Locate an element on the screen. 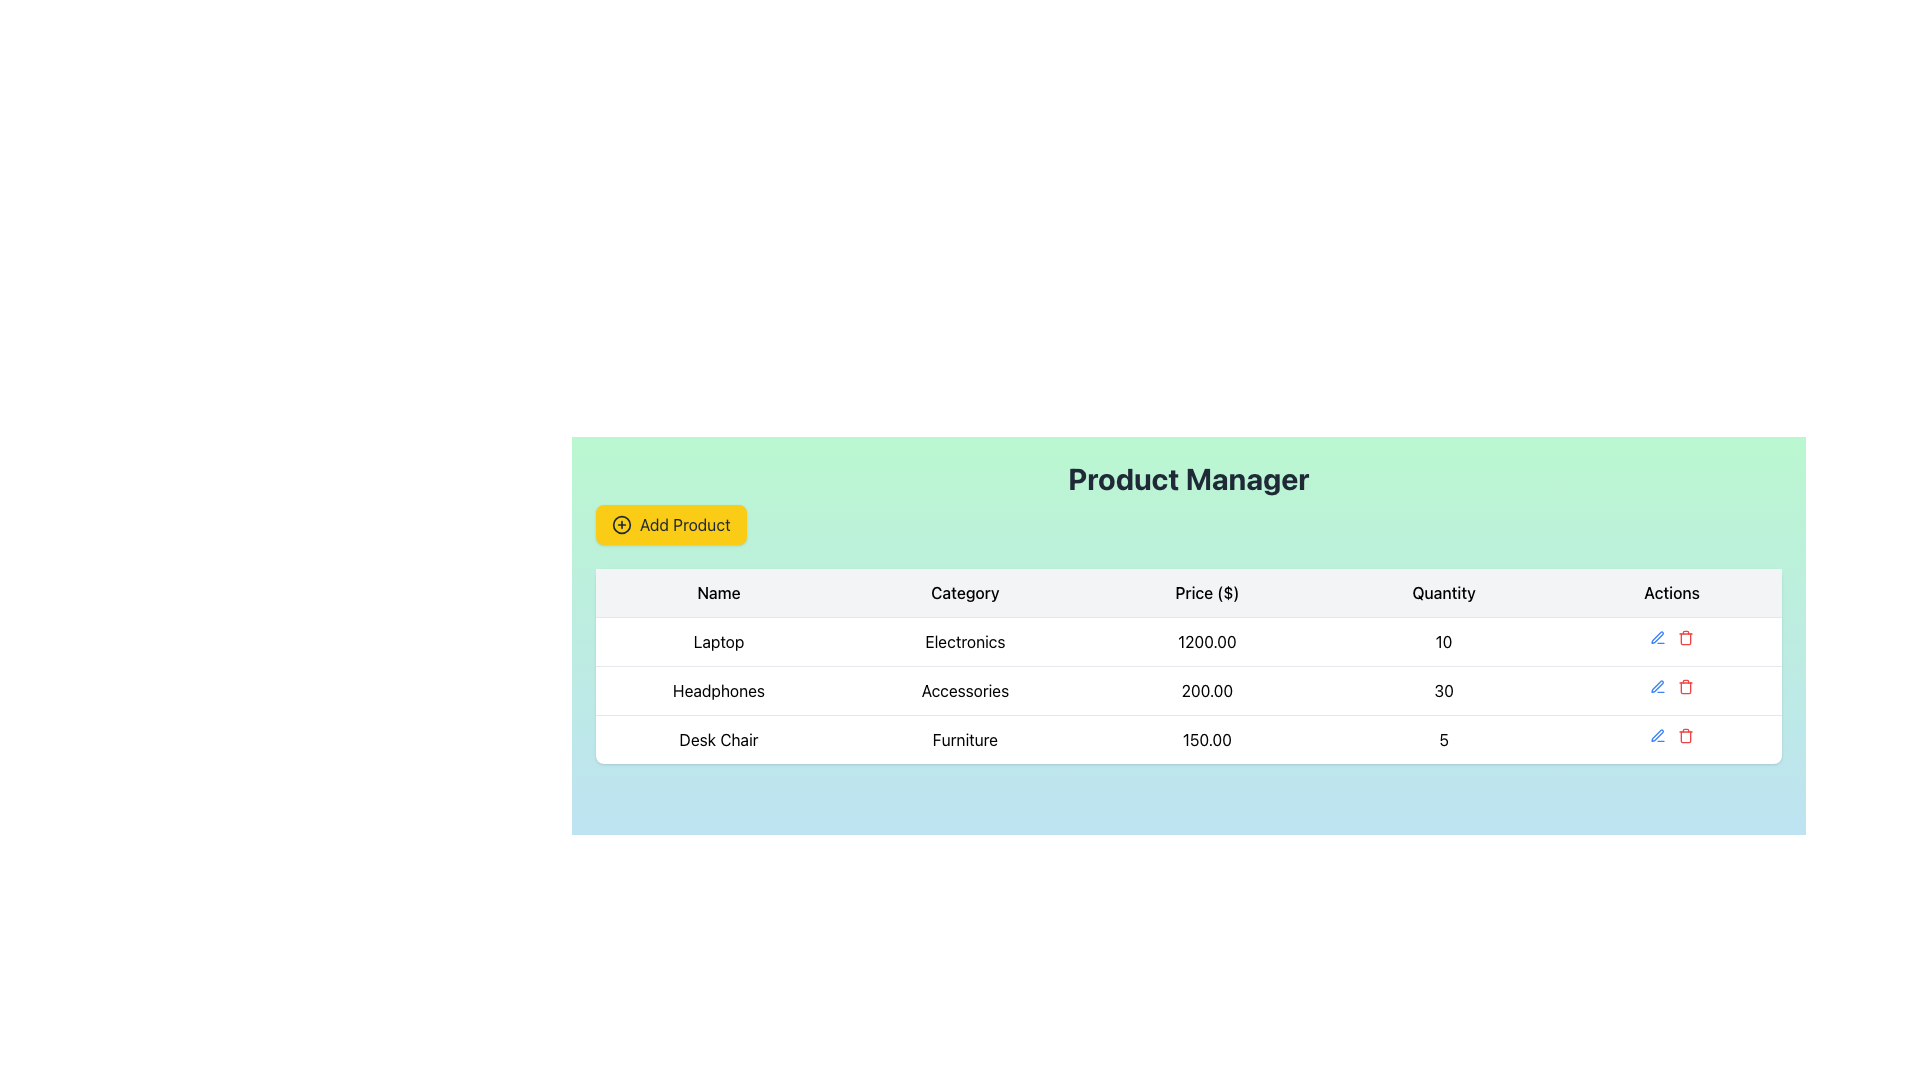 Image resolution: width=1920 pixels, height=1080 pixels. the price text of the 'Desk Chair' product, which is located in the third column of the corresponding row is located at coordinates (1206, 739).